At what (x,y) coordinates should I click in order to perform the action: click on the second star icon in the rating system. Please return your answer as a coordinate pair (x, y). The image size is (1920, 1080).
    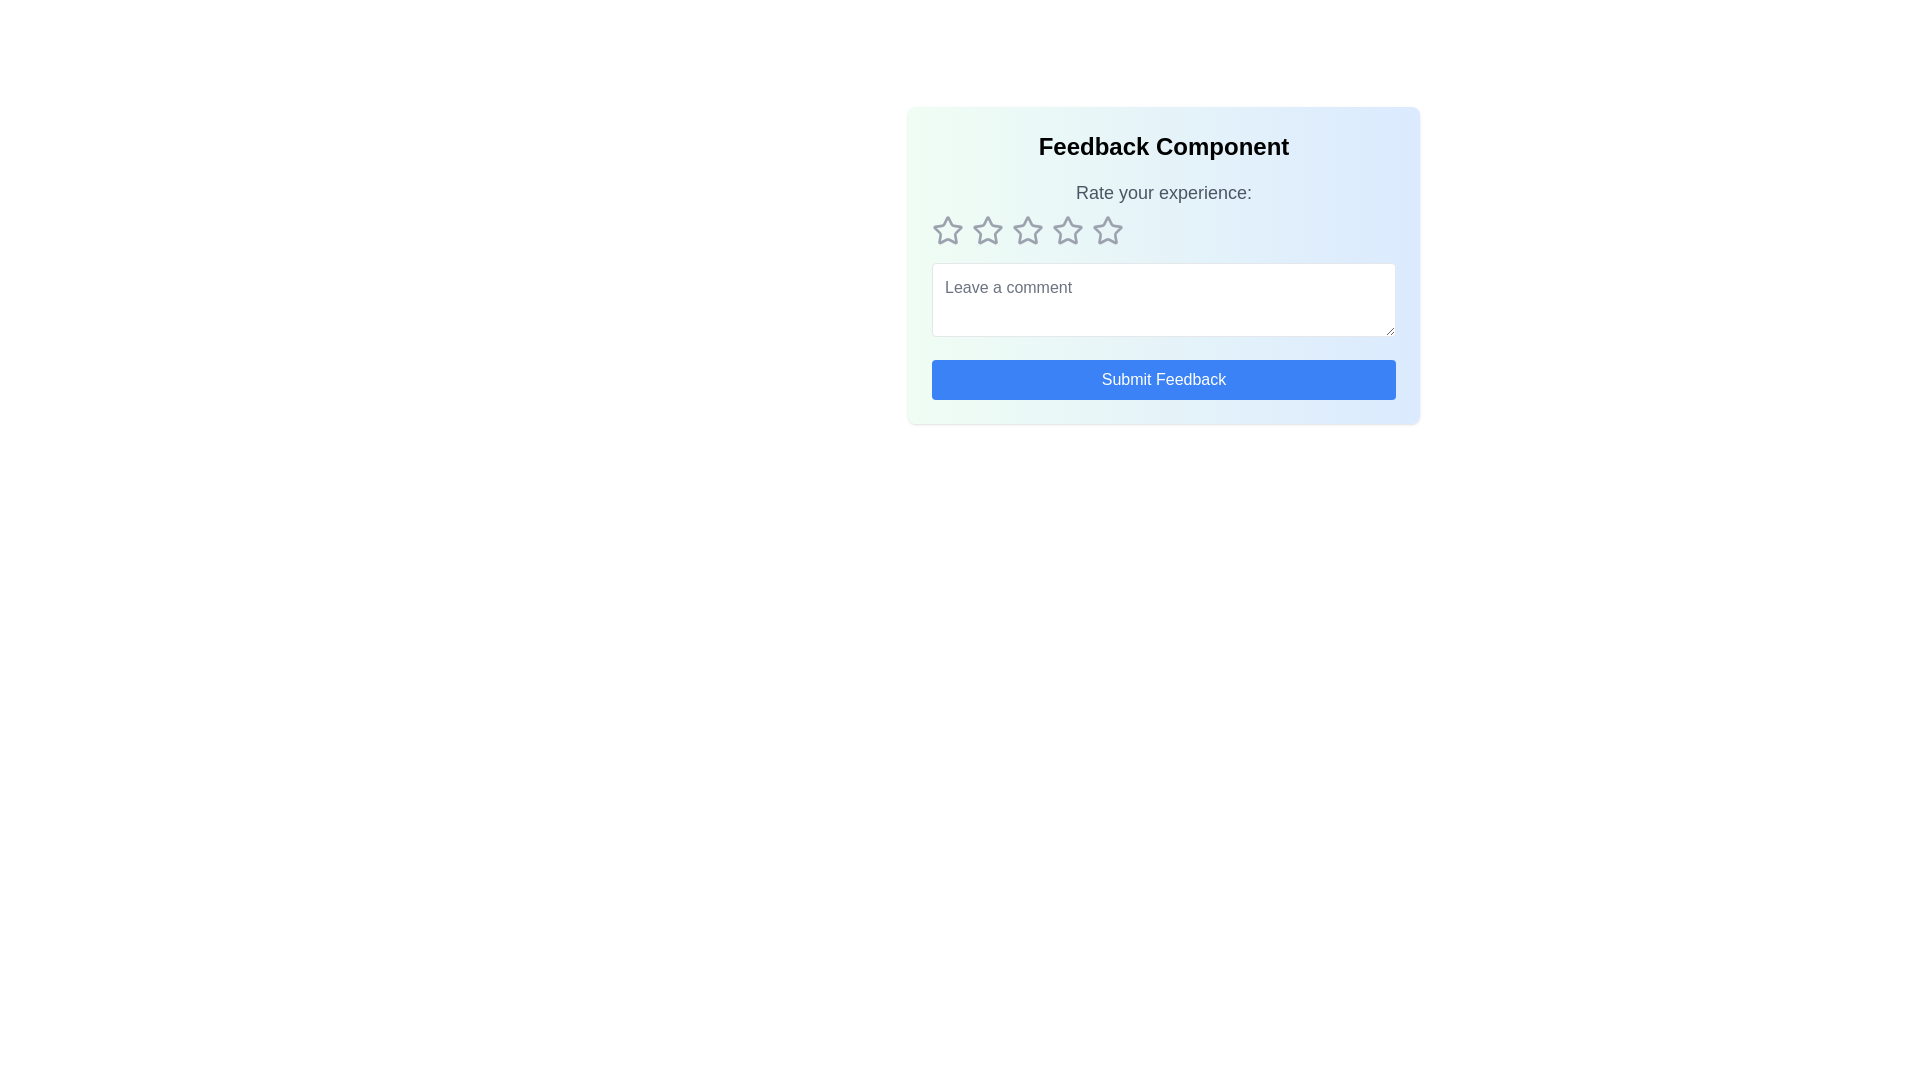
    Looking at the image, I should click on (988, 229).